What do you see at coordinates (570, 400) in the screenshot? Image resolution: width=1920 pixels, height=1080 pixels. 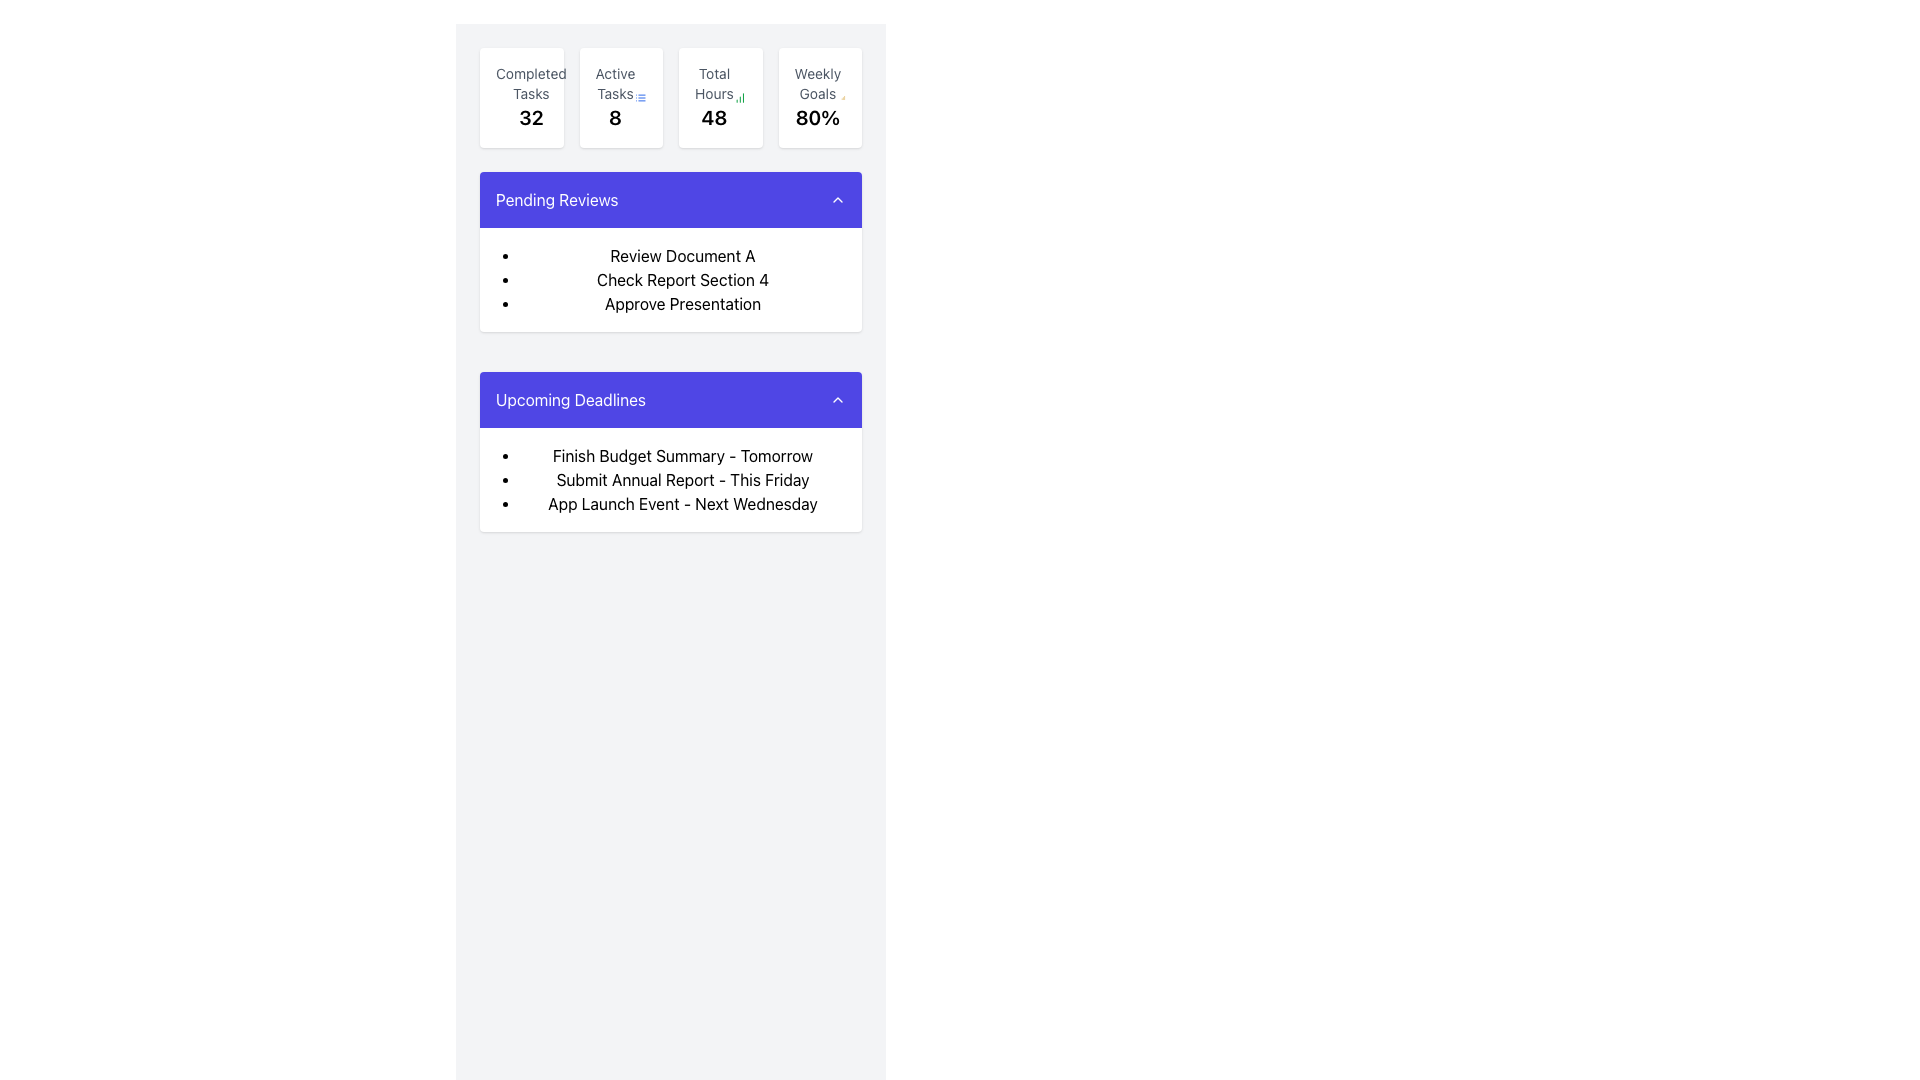 I see `the 'Upcoming Deadlines' text label, which is styled with white font on a blue background and located in the lower half of the user interface within a blue rectangular header bar` at bounding box center [570, 400].